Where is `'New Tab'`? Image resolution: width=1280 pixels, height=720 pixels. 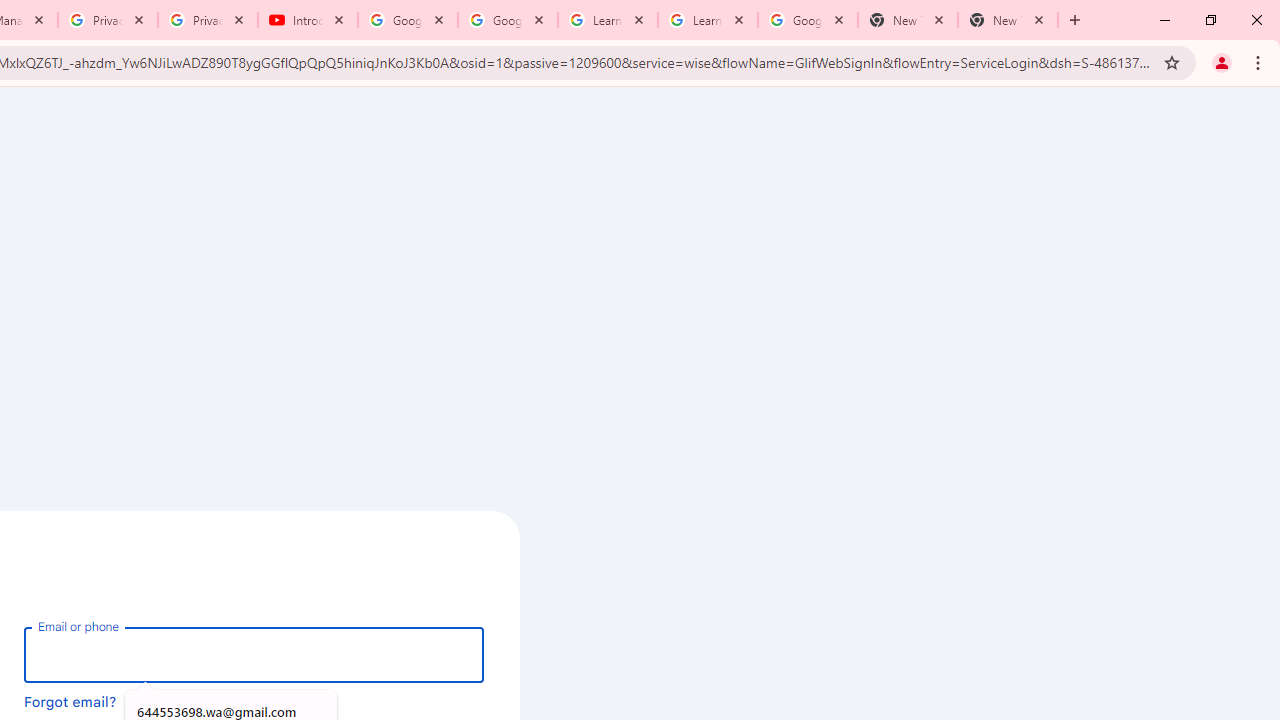 'New Tab' is located at coordinates (1008, 20).